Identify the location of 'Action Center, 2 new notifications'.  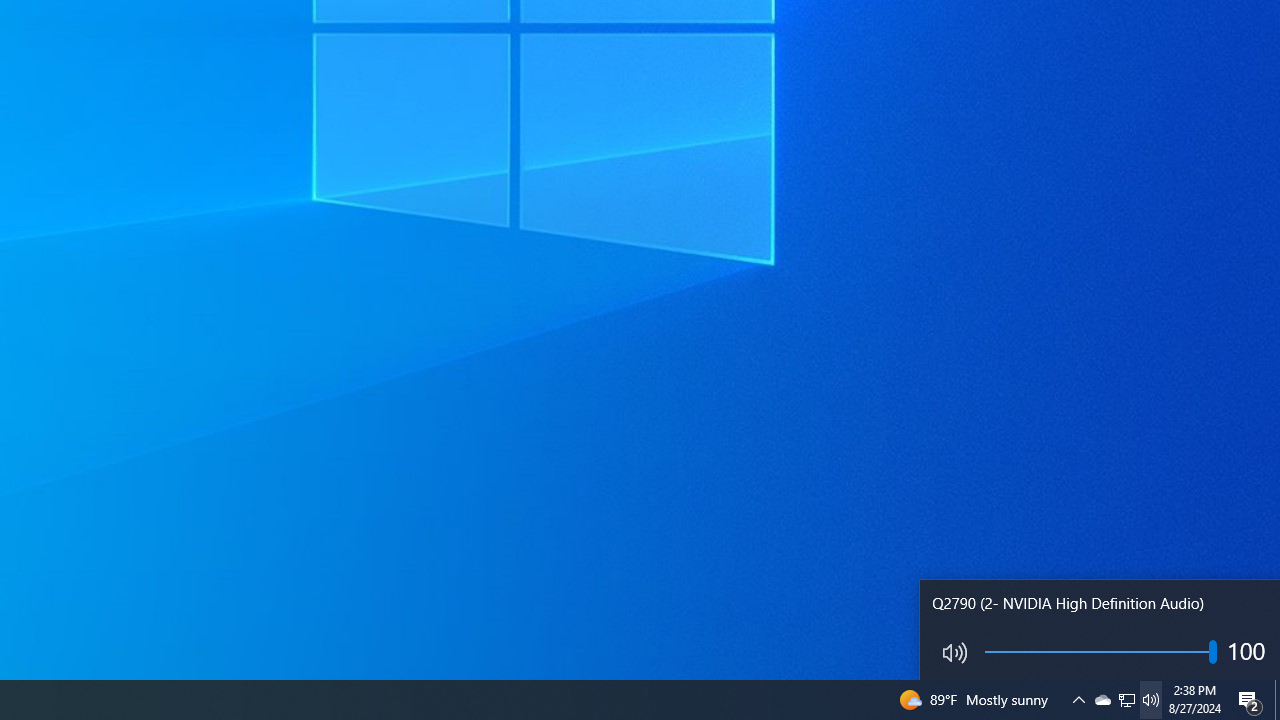
(1250, 698).